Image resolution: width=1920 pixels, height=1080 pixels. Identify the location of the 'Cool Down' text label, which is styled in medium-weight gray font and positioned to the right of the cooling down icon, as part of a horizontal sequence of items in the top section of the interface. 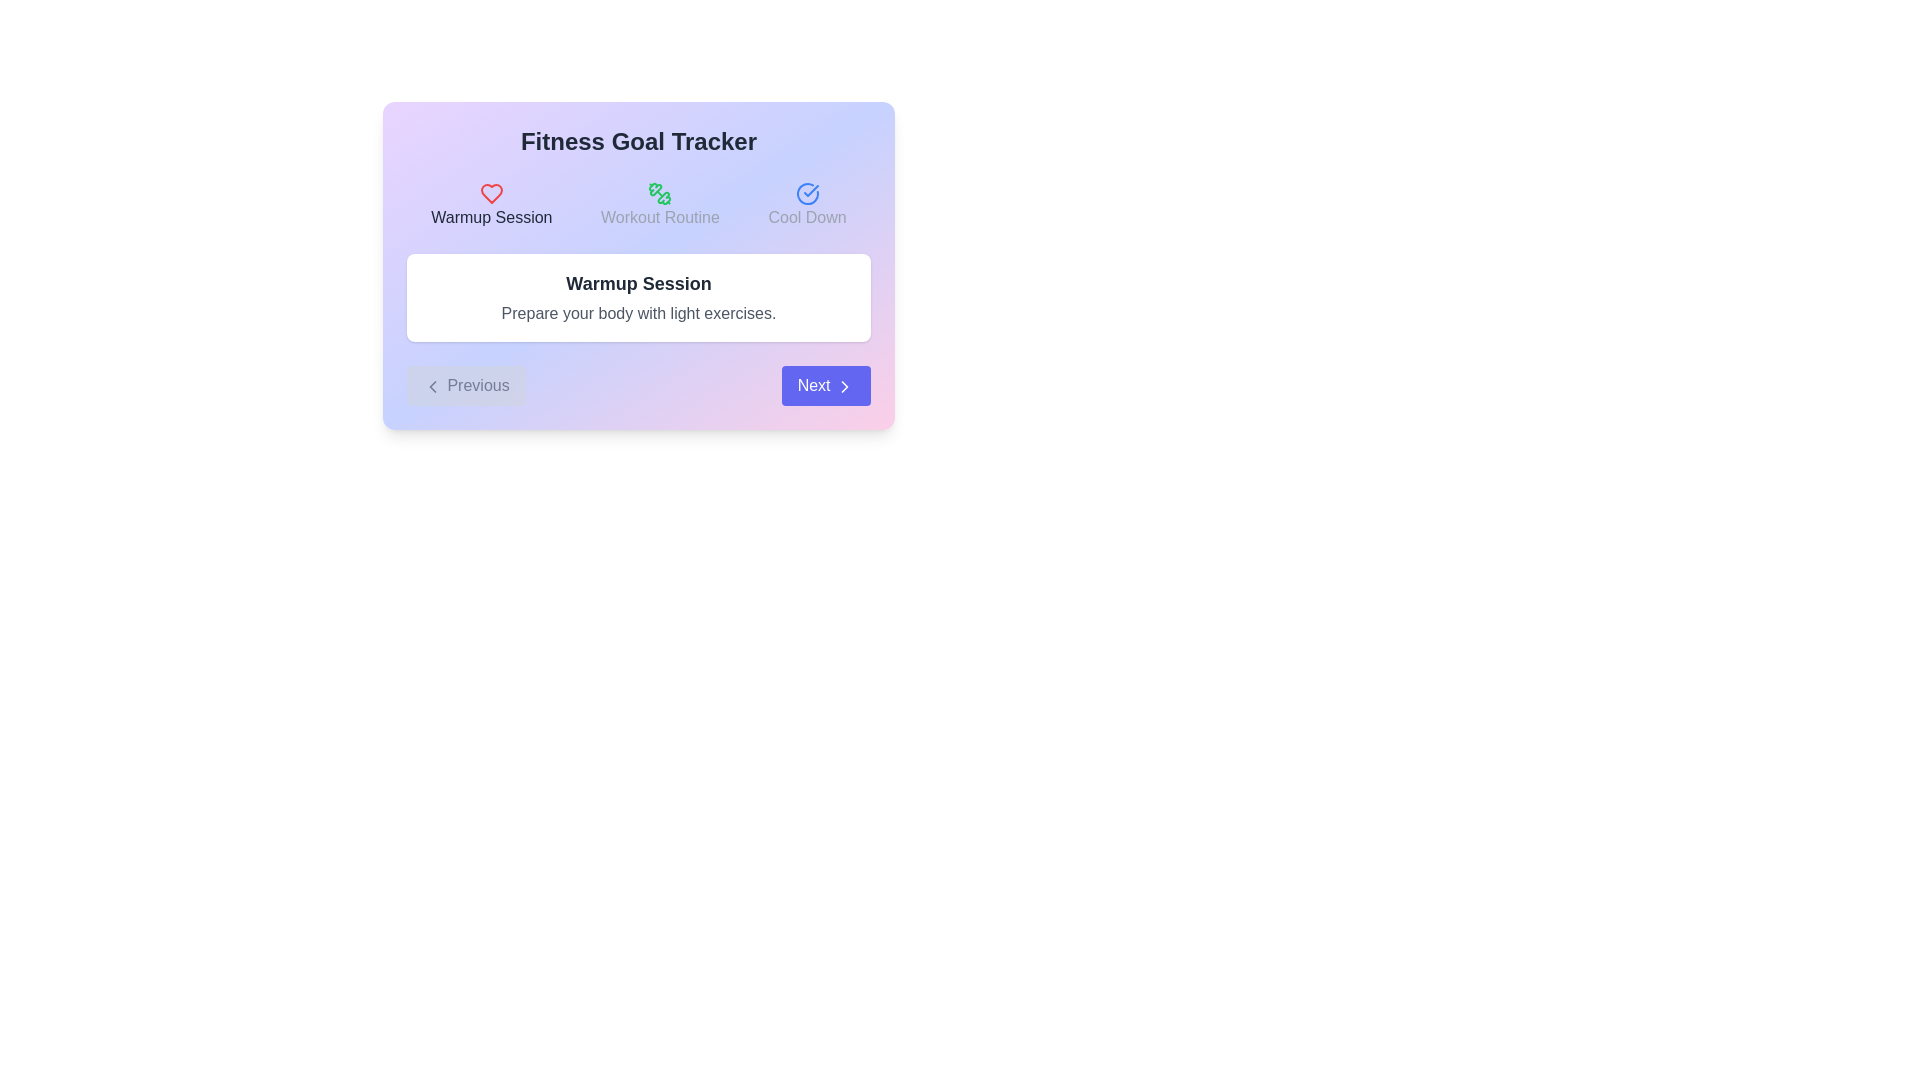
(807, 218).